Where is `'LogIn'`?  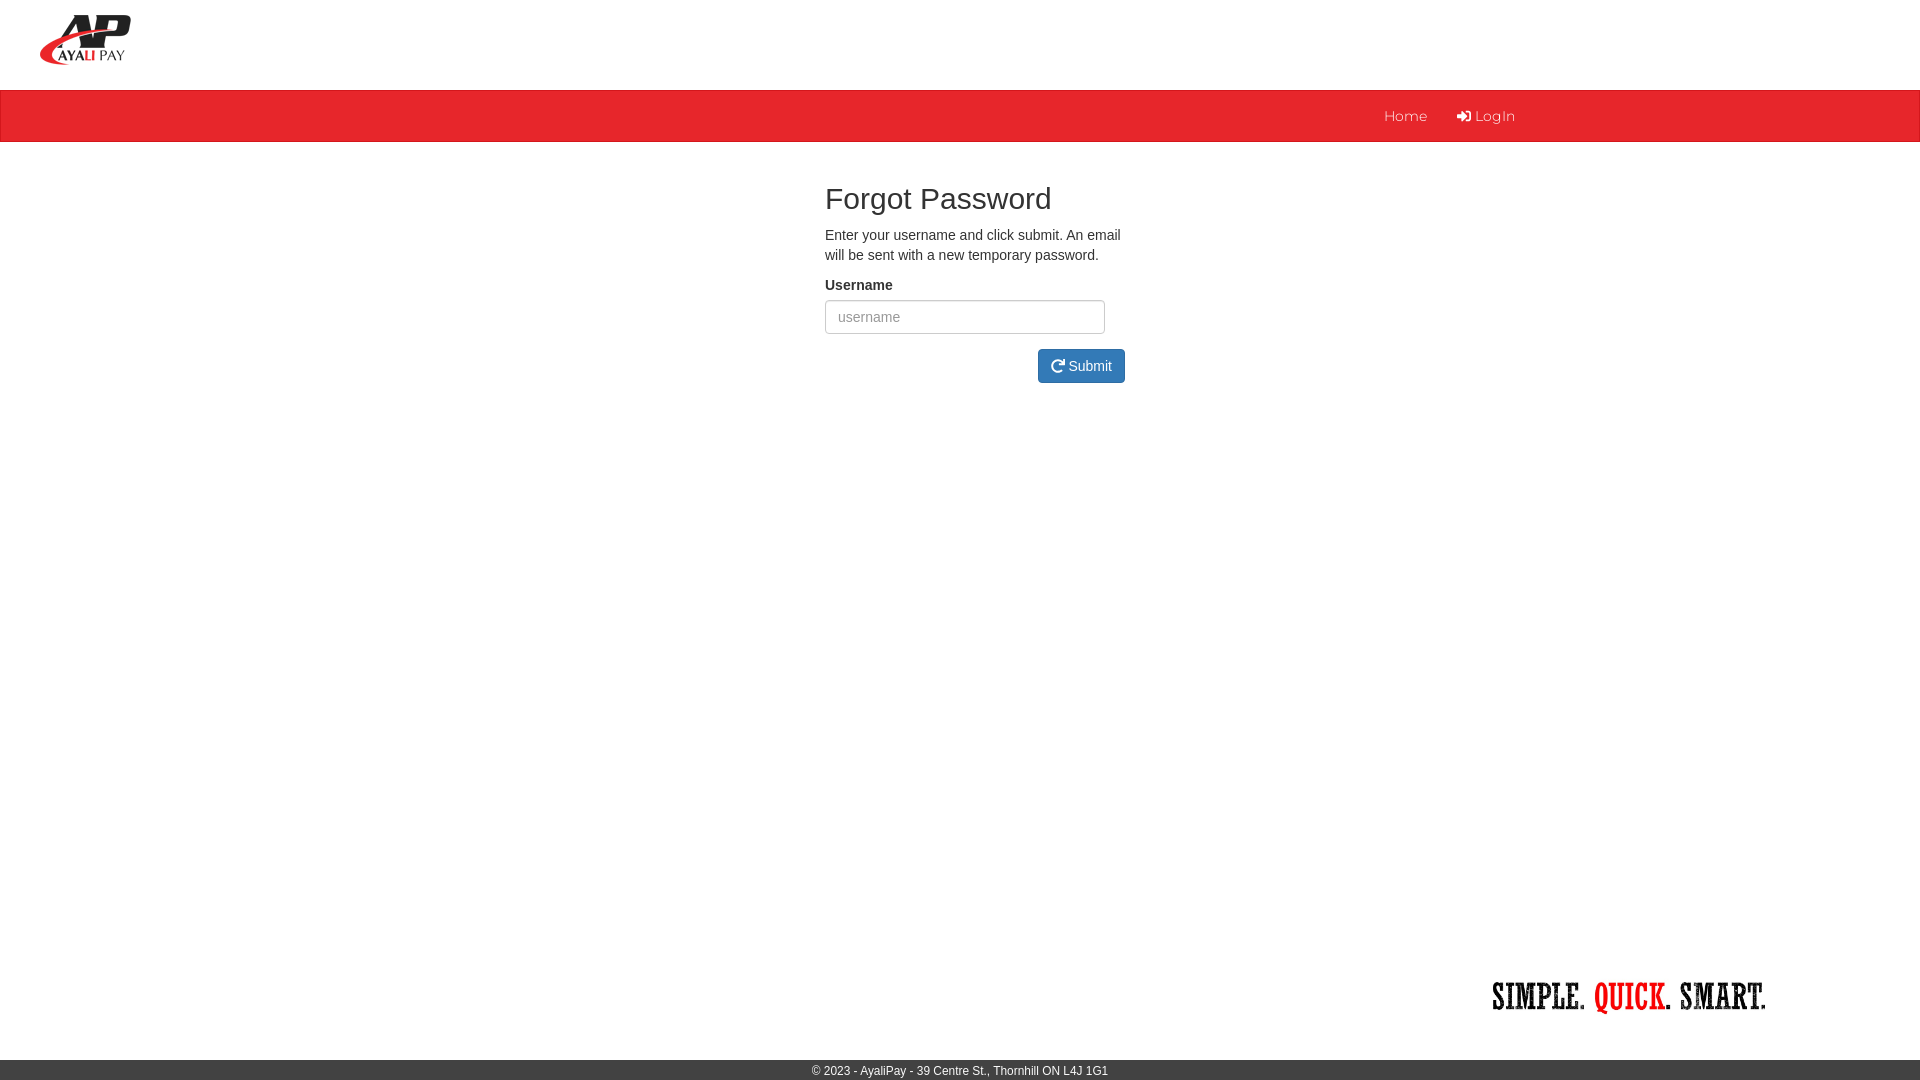 'LogIn' is located at coordinates (1486, 115).